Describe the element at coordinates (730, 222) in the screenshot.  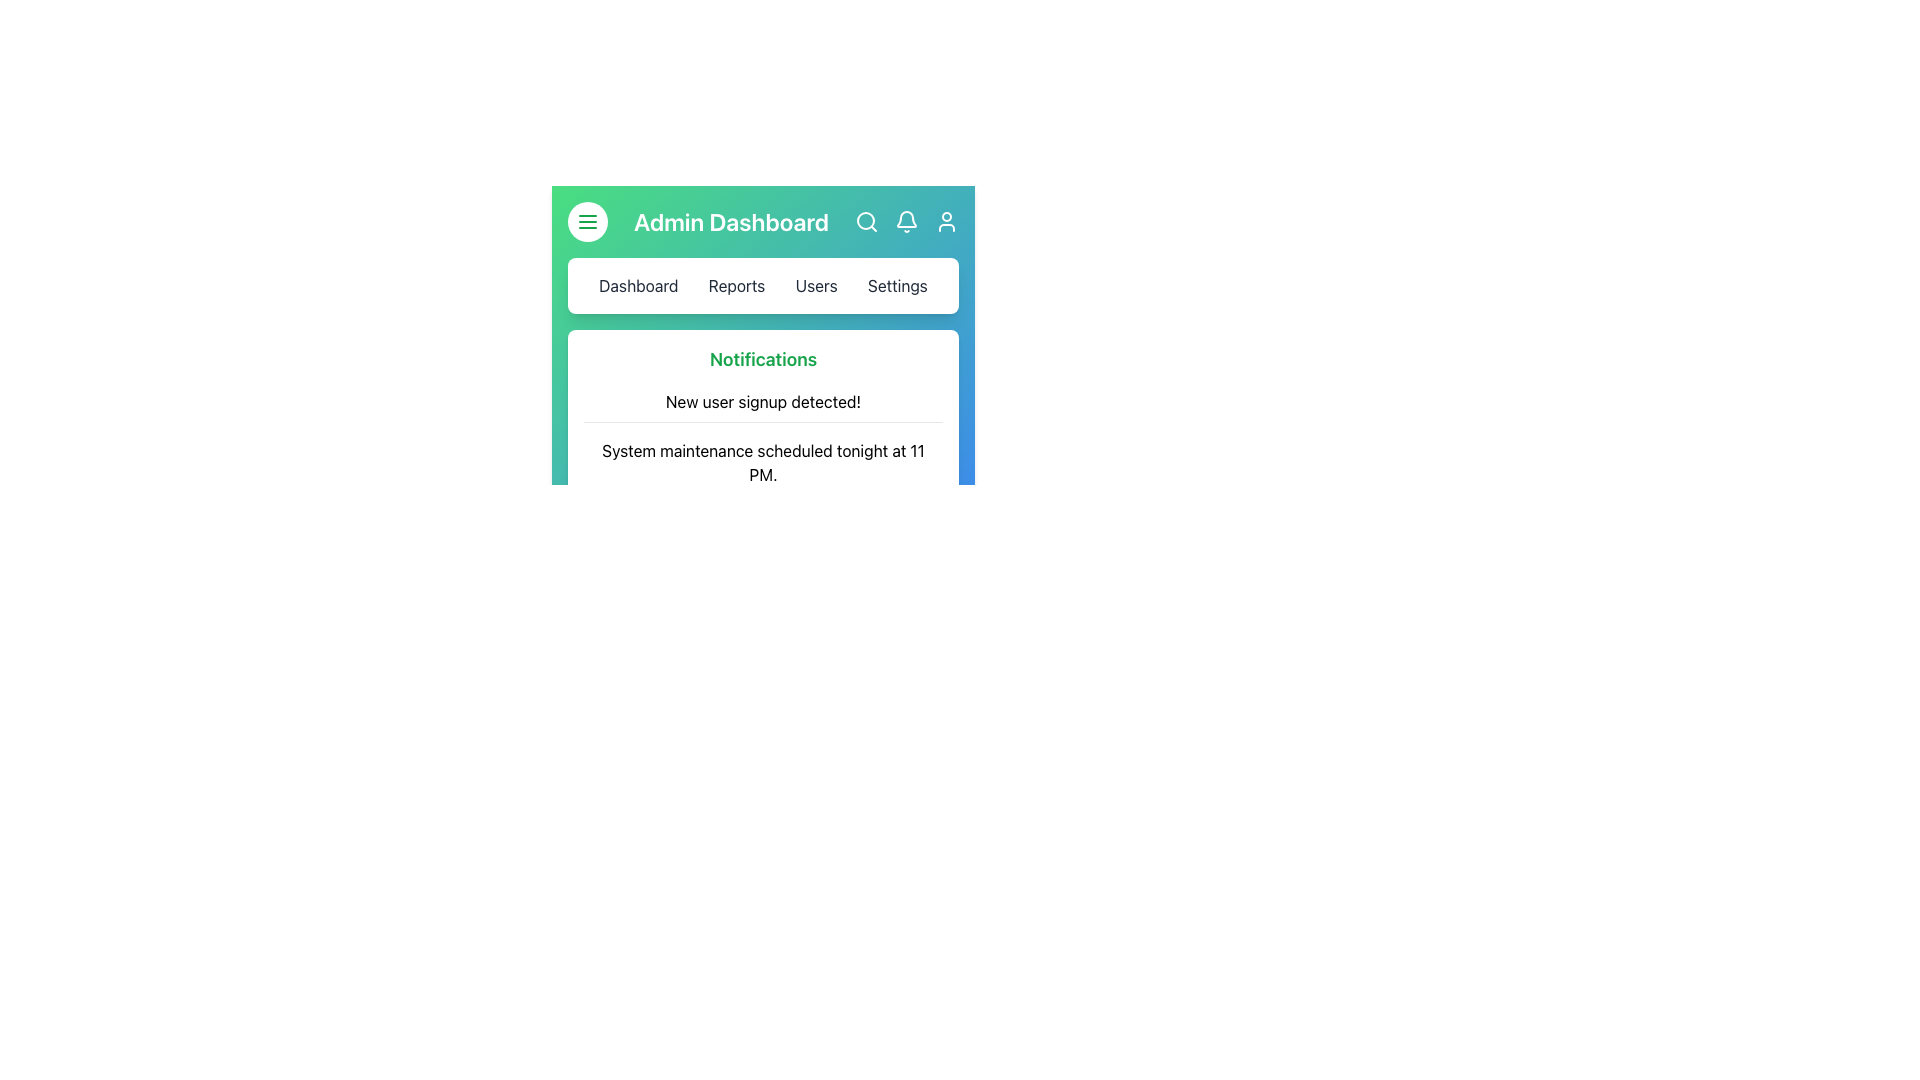
I see `the 'Admin Dashboard' label, which is a bold white text on a gradient background located in the top-center region of the interface, specifically within the header section` at that location.